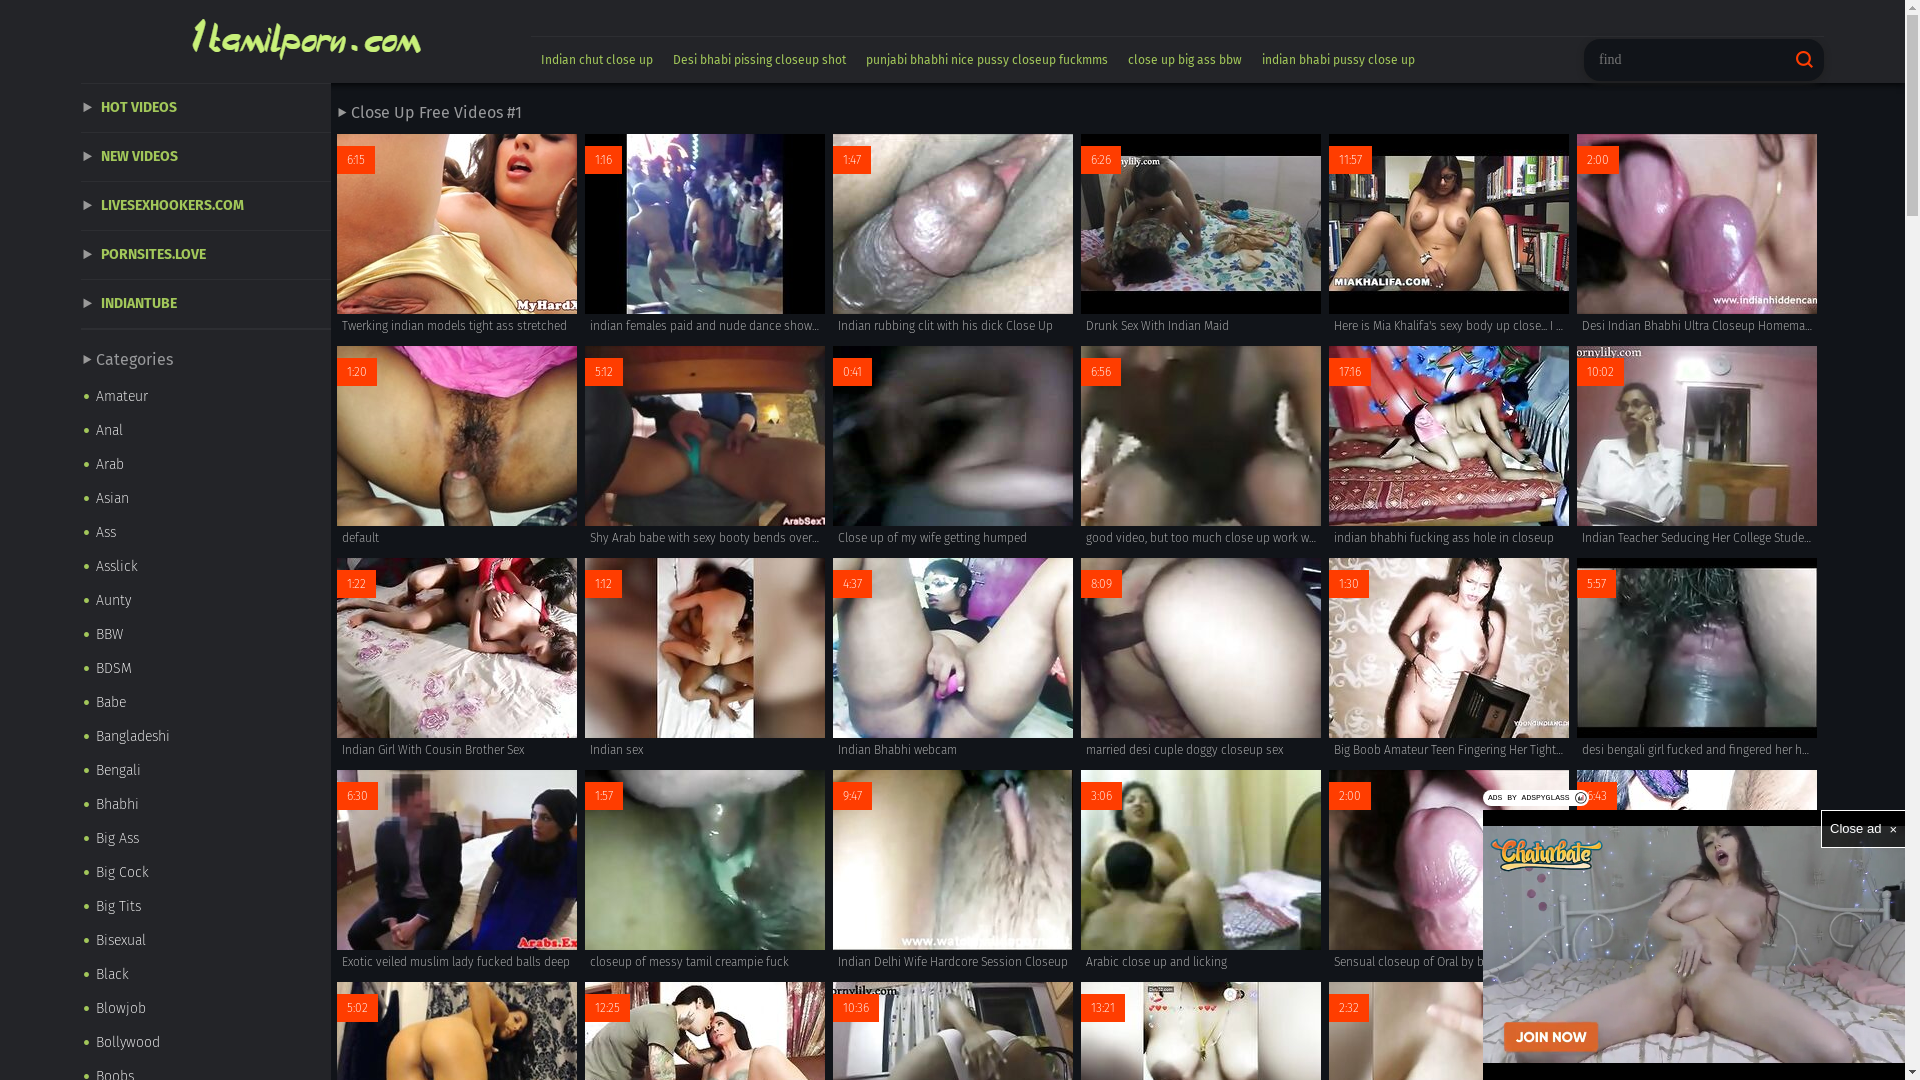  Describe the element at coordinates (206, 839) in the screenshot. I see `'Big Ass'` at that location.